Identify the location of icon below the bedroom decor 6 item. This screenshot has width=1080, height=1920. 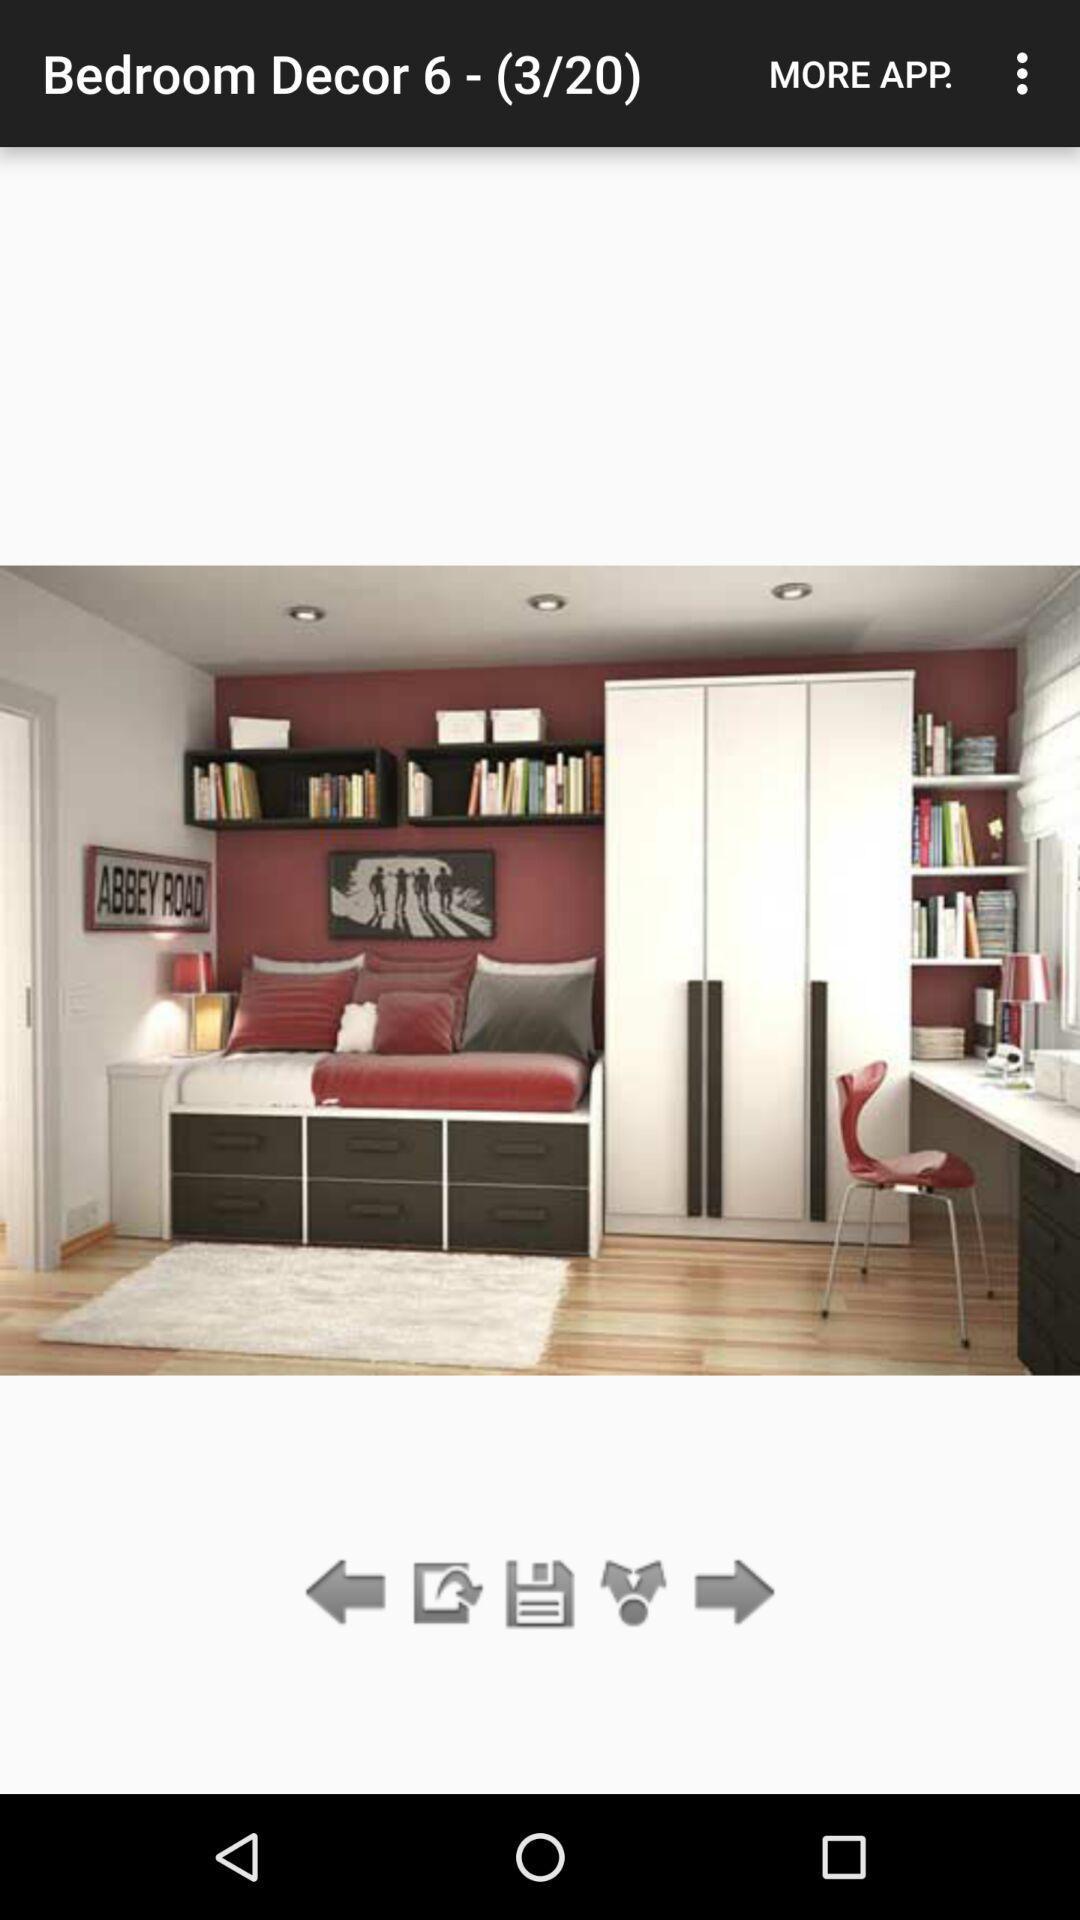
(540, 1593).